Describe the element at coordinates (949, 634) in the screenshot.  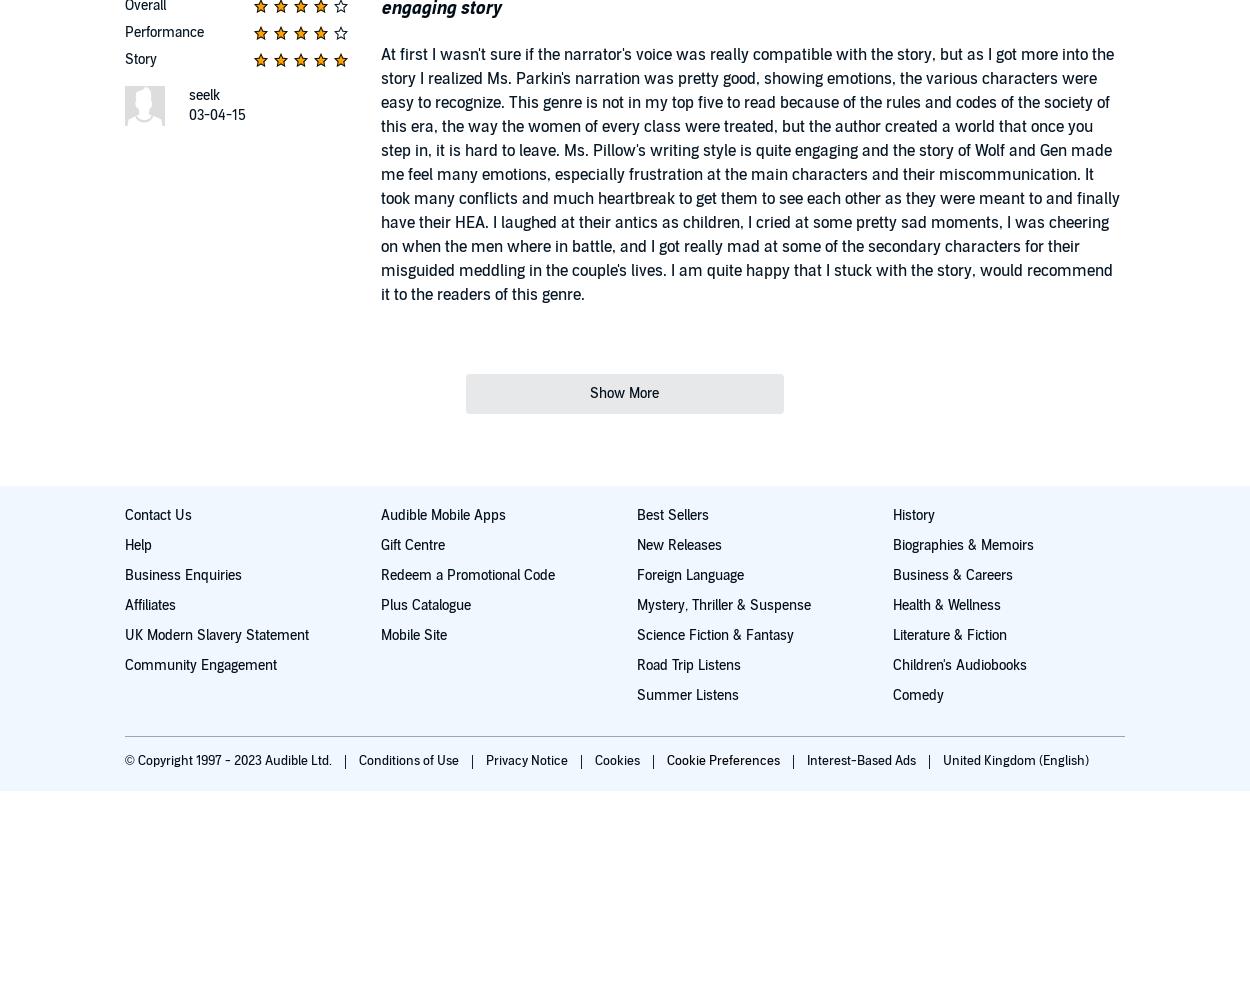
I see `'Literature & Fiction'` at that location.